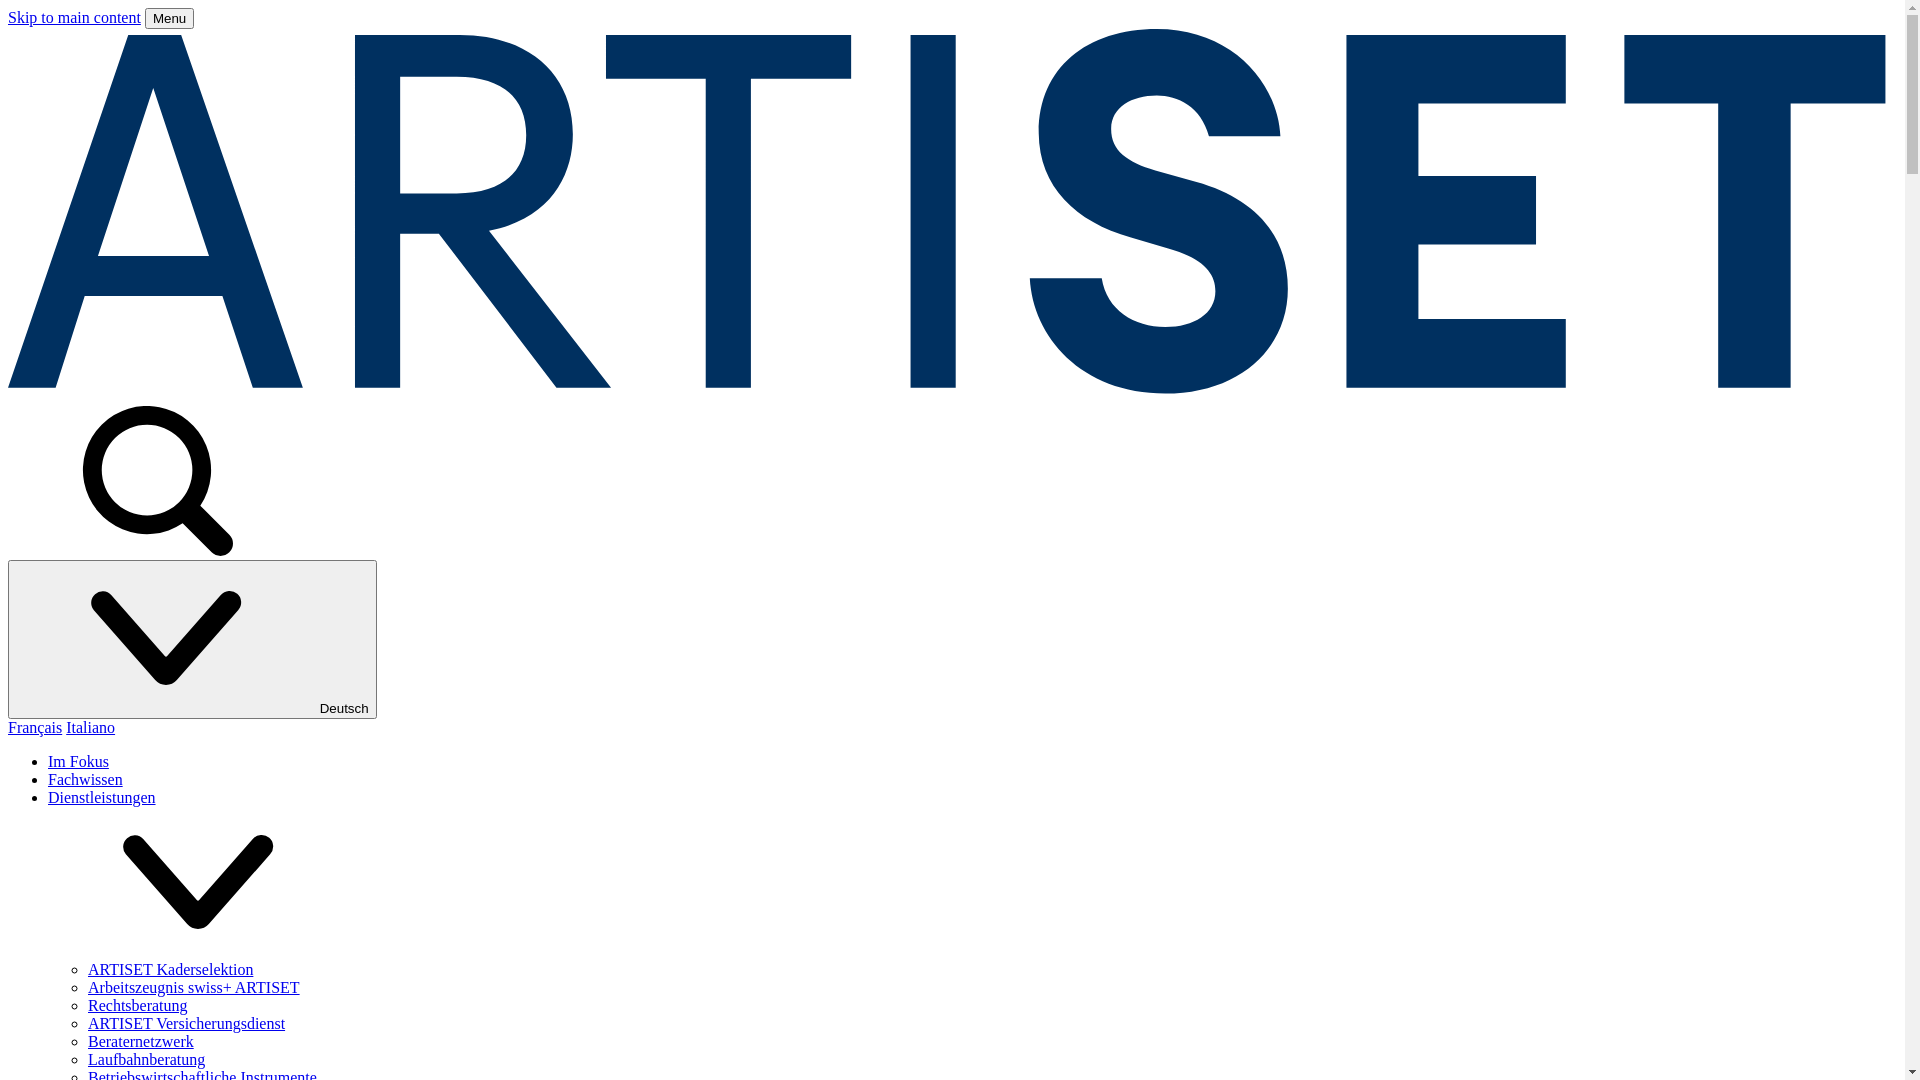 This screenshot has width=1920, height=1080. Describe the element at coordinates (48, 796) in the screenshot. I see `'Dienstleistungen'` at that location.